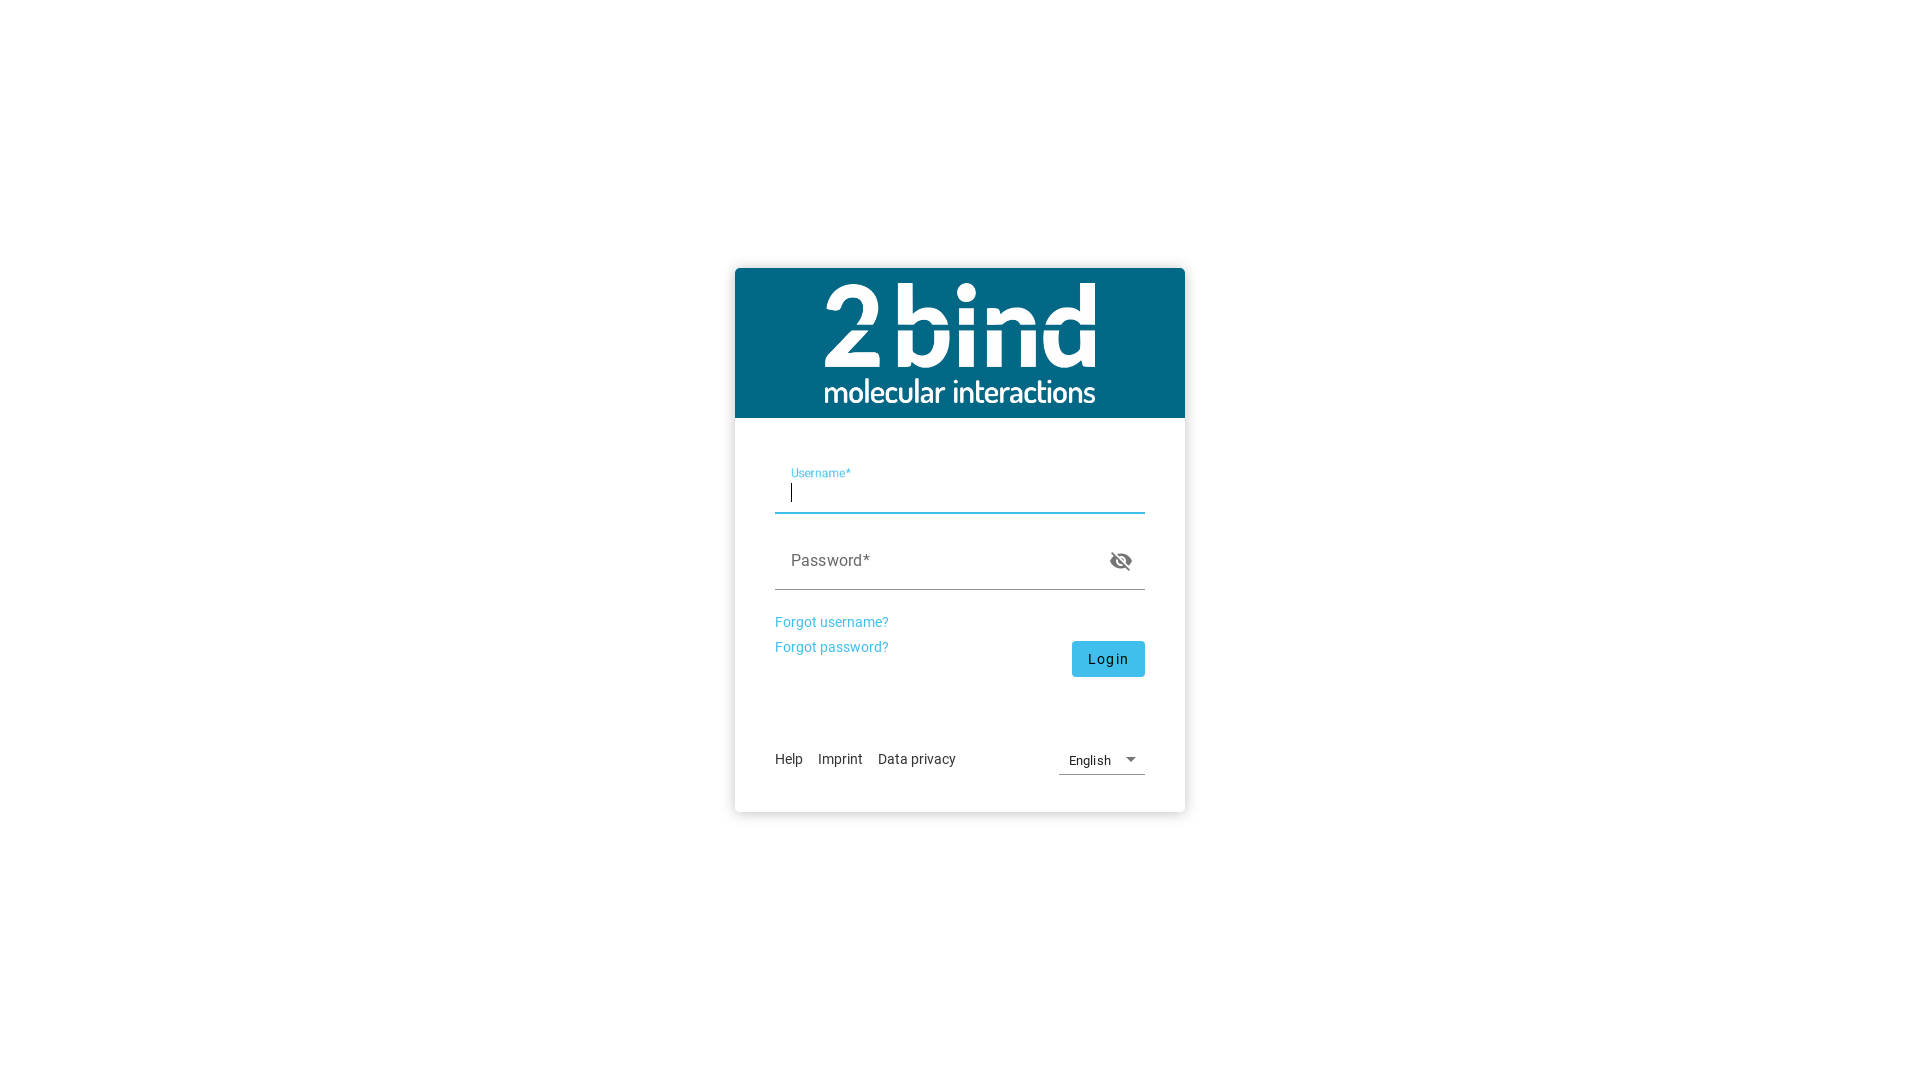  Describe the element at coordinates (835, 647) in the screenshot. I see `'Forgot password?'` at that location.